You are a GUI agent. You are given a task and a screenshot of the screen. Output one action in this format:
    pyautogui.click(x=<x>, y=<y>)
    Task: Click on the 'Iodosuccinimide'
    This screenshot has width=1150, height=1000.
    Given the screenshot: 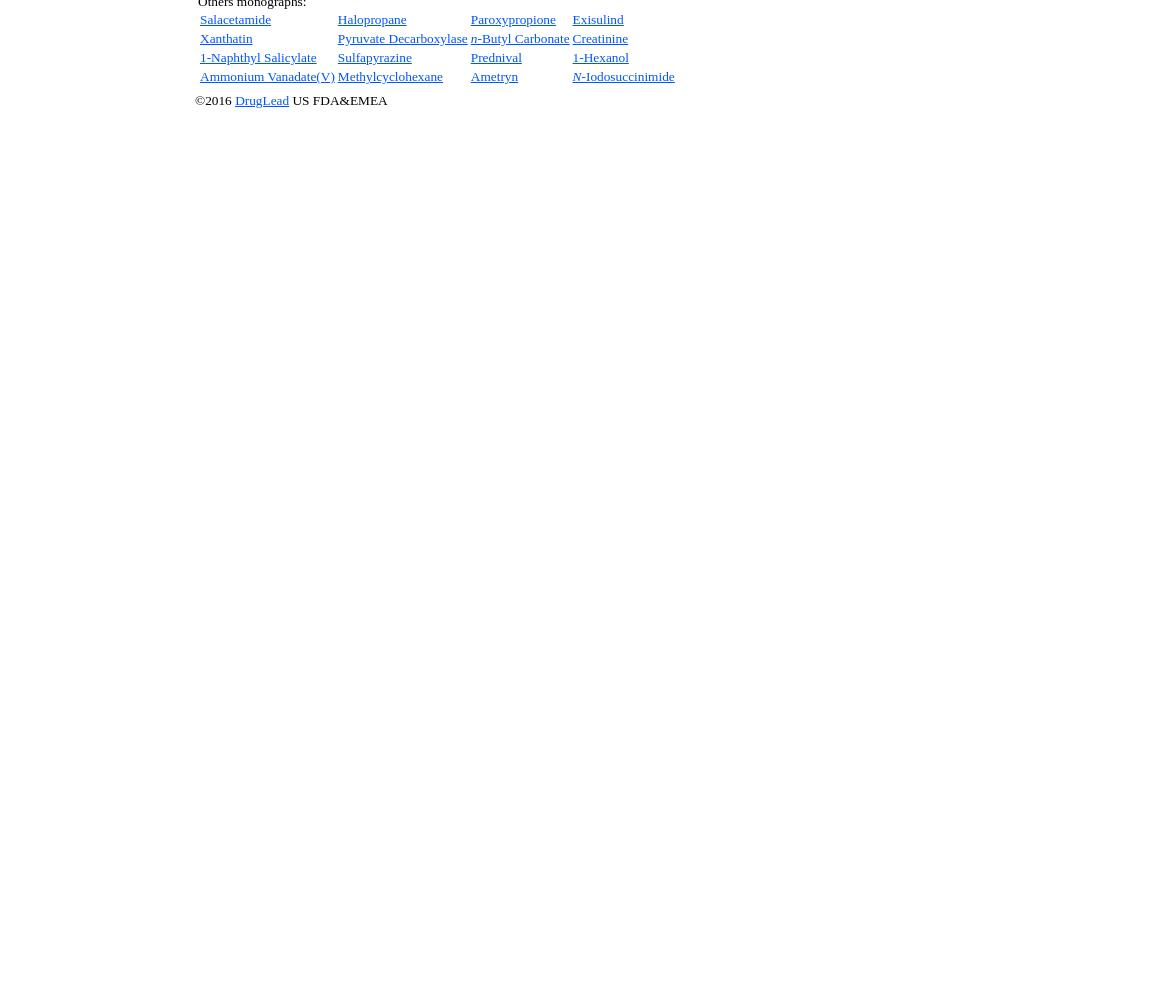 What is the action you would take?
    pyautogui.click(x=628, y=75)
    